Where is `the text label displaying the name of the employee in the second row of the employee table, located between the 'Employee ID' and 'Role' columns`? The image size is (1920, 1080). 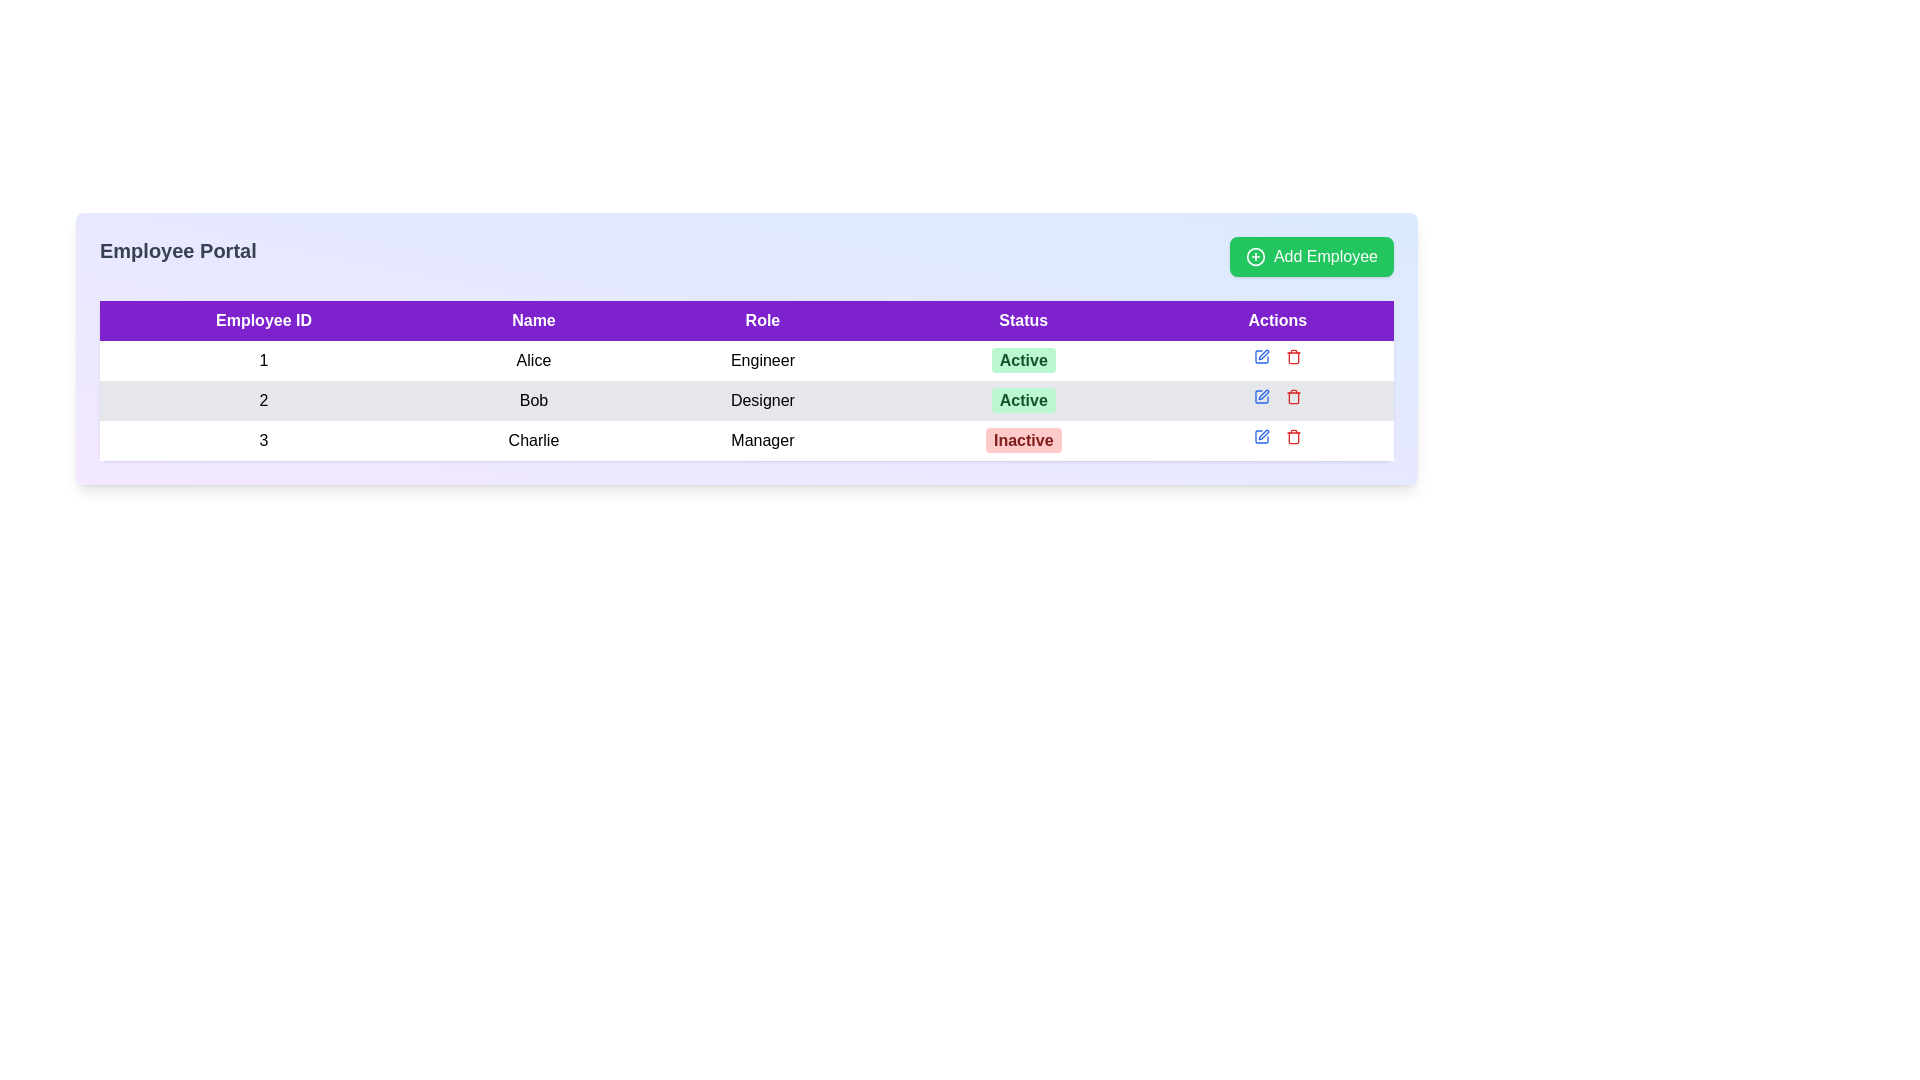 the text label displaying the name of the employee in the second row of the employee table, located between the 'Employee ID' and 'Role' columns is located at coordinates (533, 401).